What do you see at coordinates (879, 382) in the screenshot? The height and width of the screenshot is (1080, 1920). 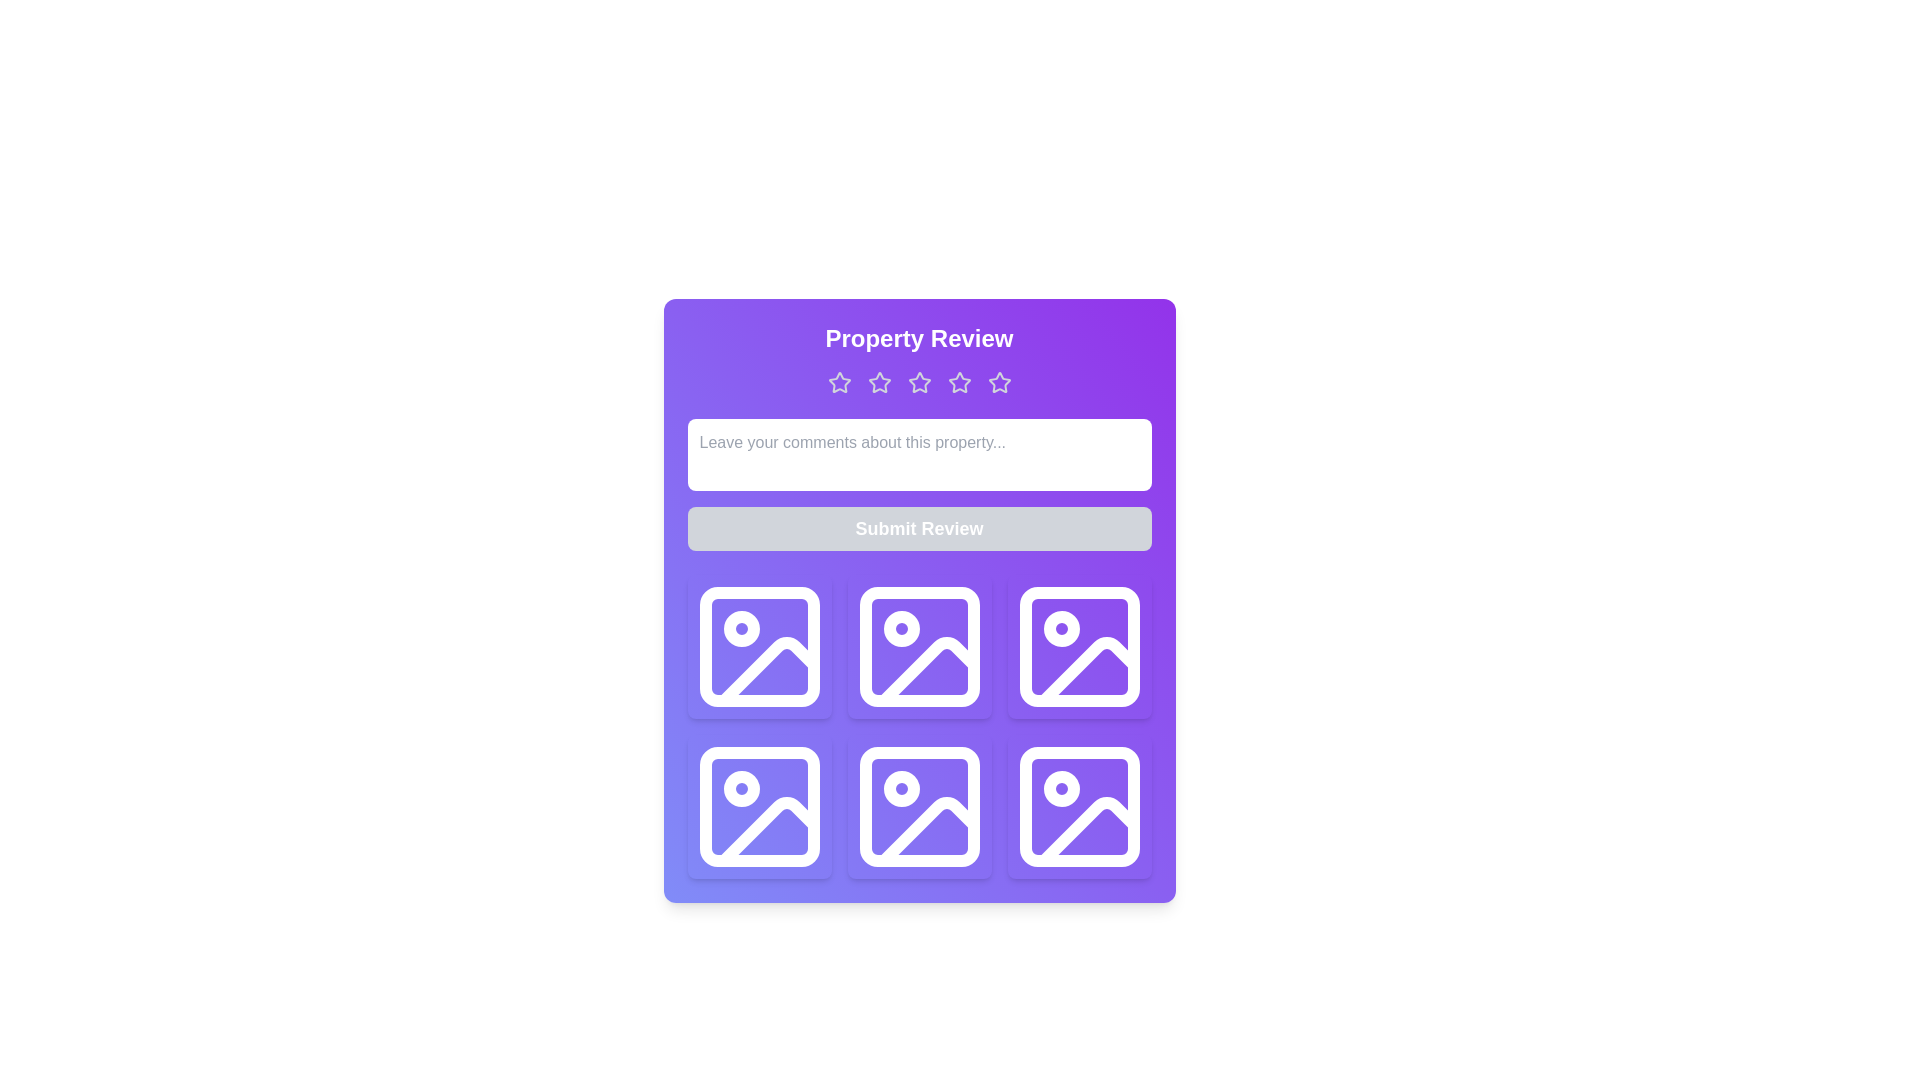 I see `the rating to 2 stars by clicking on the corresponding star` at bounding box center [879, 382].